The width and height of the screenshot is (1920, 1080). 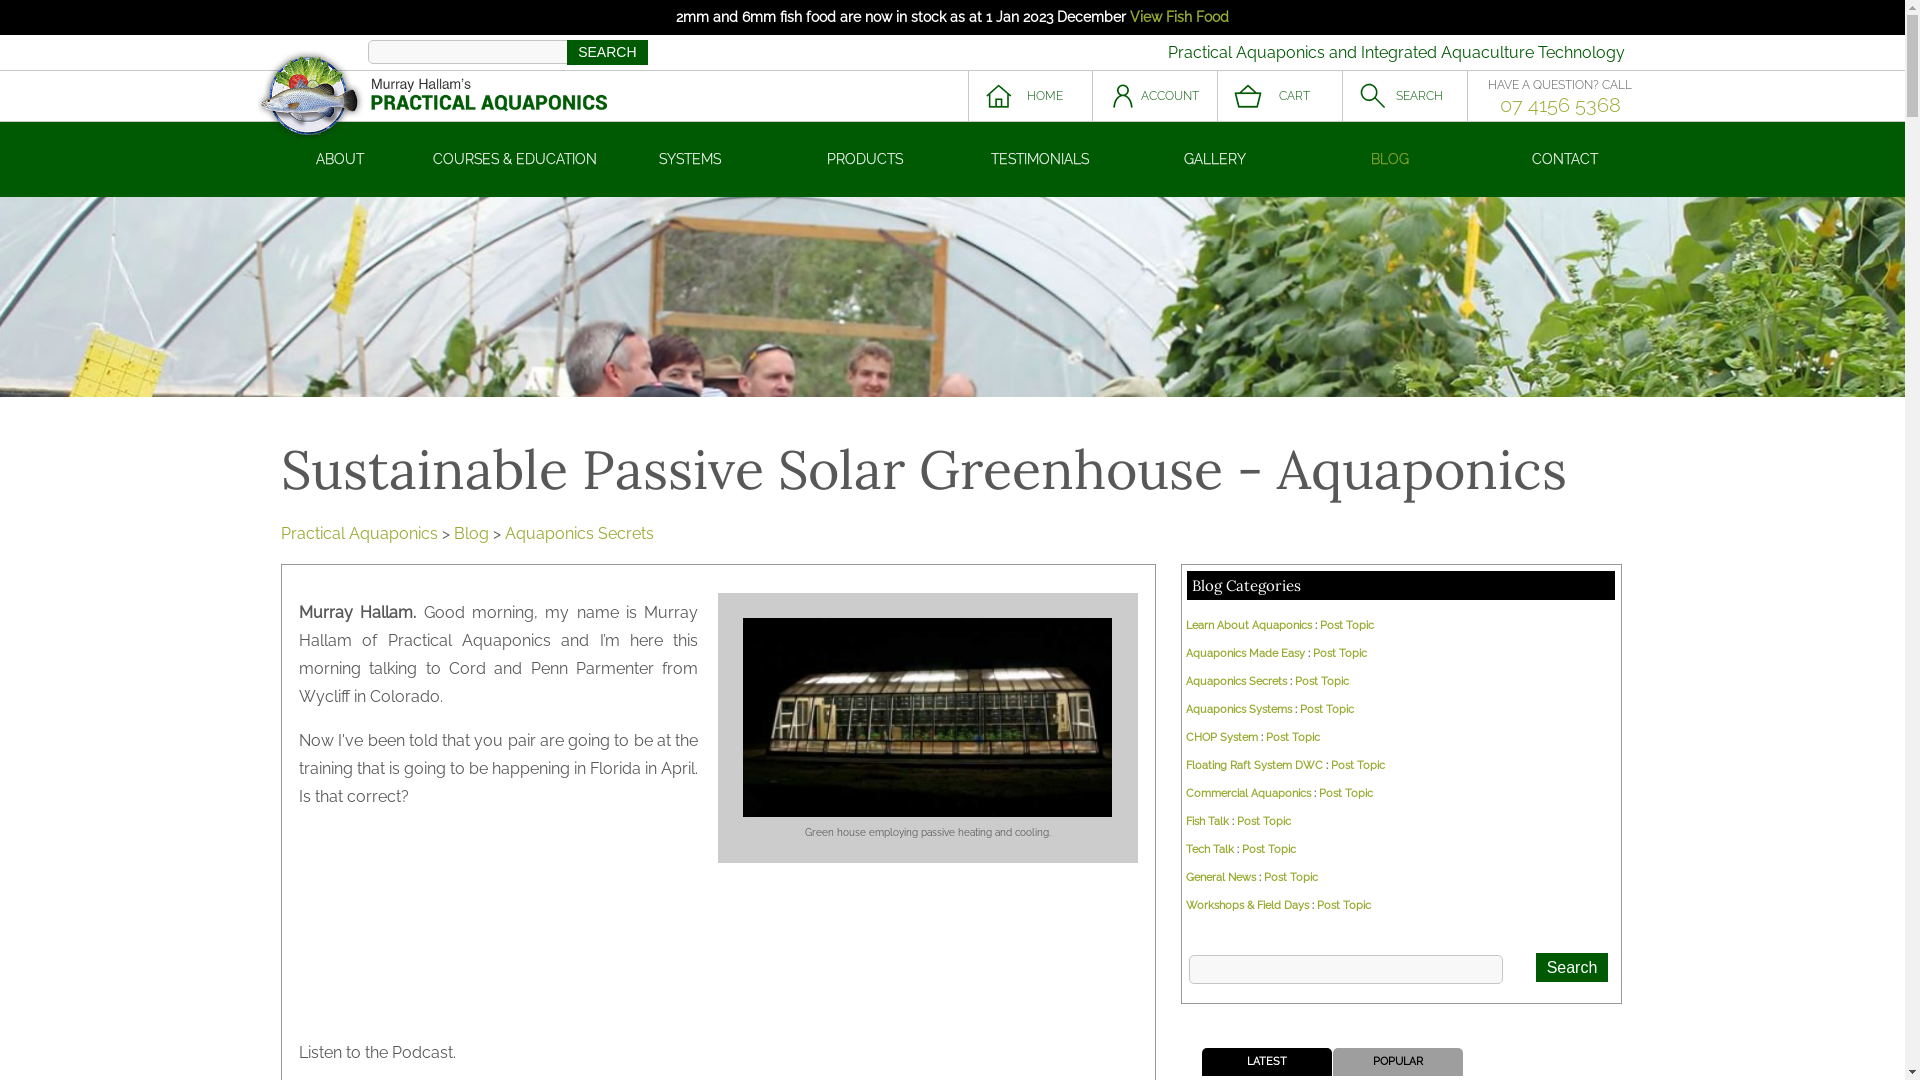 What do you see at coordinates (1221, 737) in the screenshot?
I see `'CHOP System'` at bounding box center [1221, 737].